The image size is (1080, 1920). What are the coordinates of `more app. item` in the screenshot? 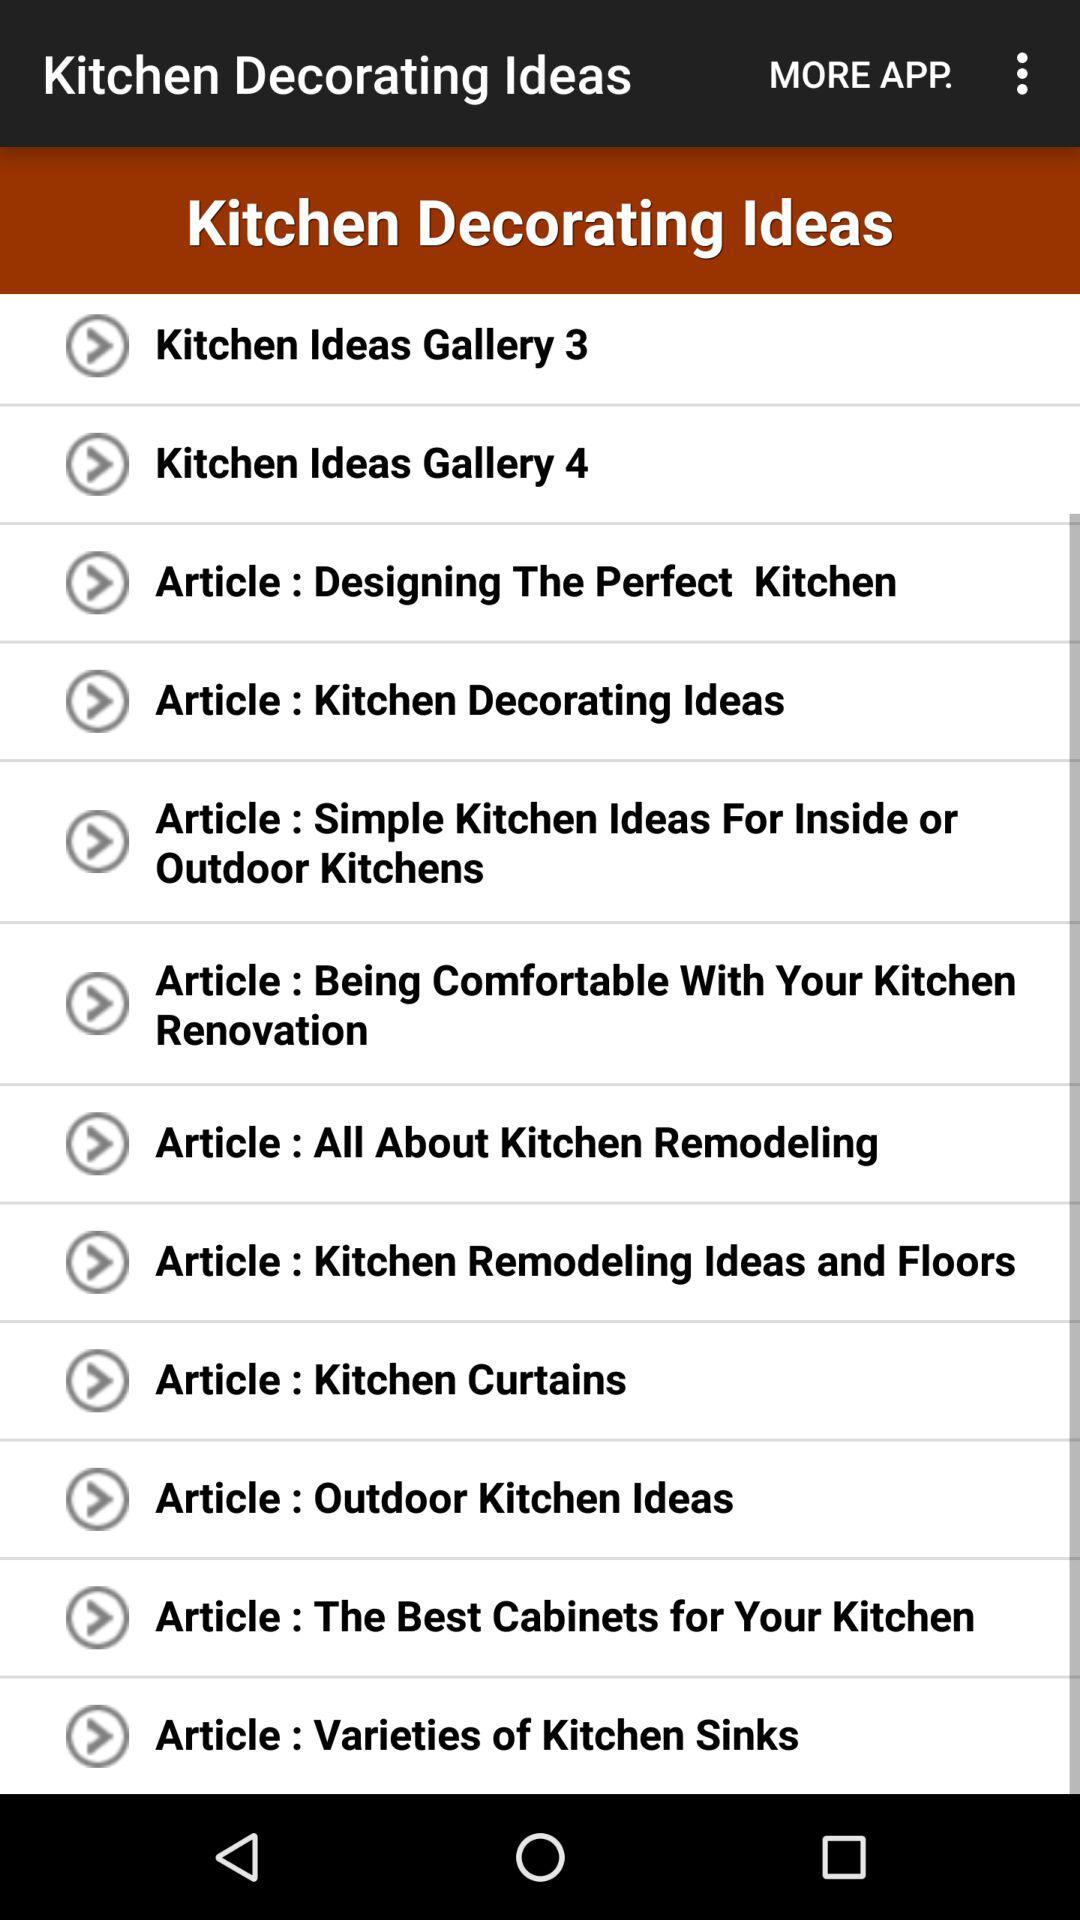 It's located at (860, 73).